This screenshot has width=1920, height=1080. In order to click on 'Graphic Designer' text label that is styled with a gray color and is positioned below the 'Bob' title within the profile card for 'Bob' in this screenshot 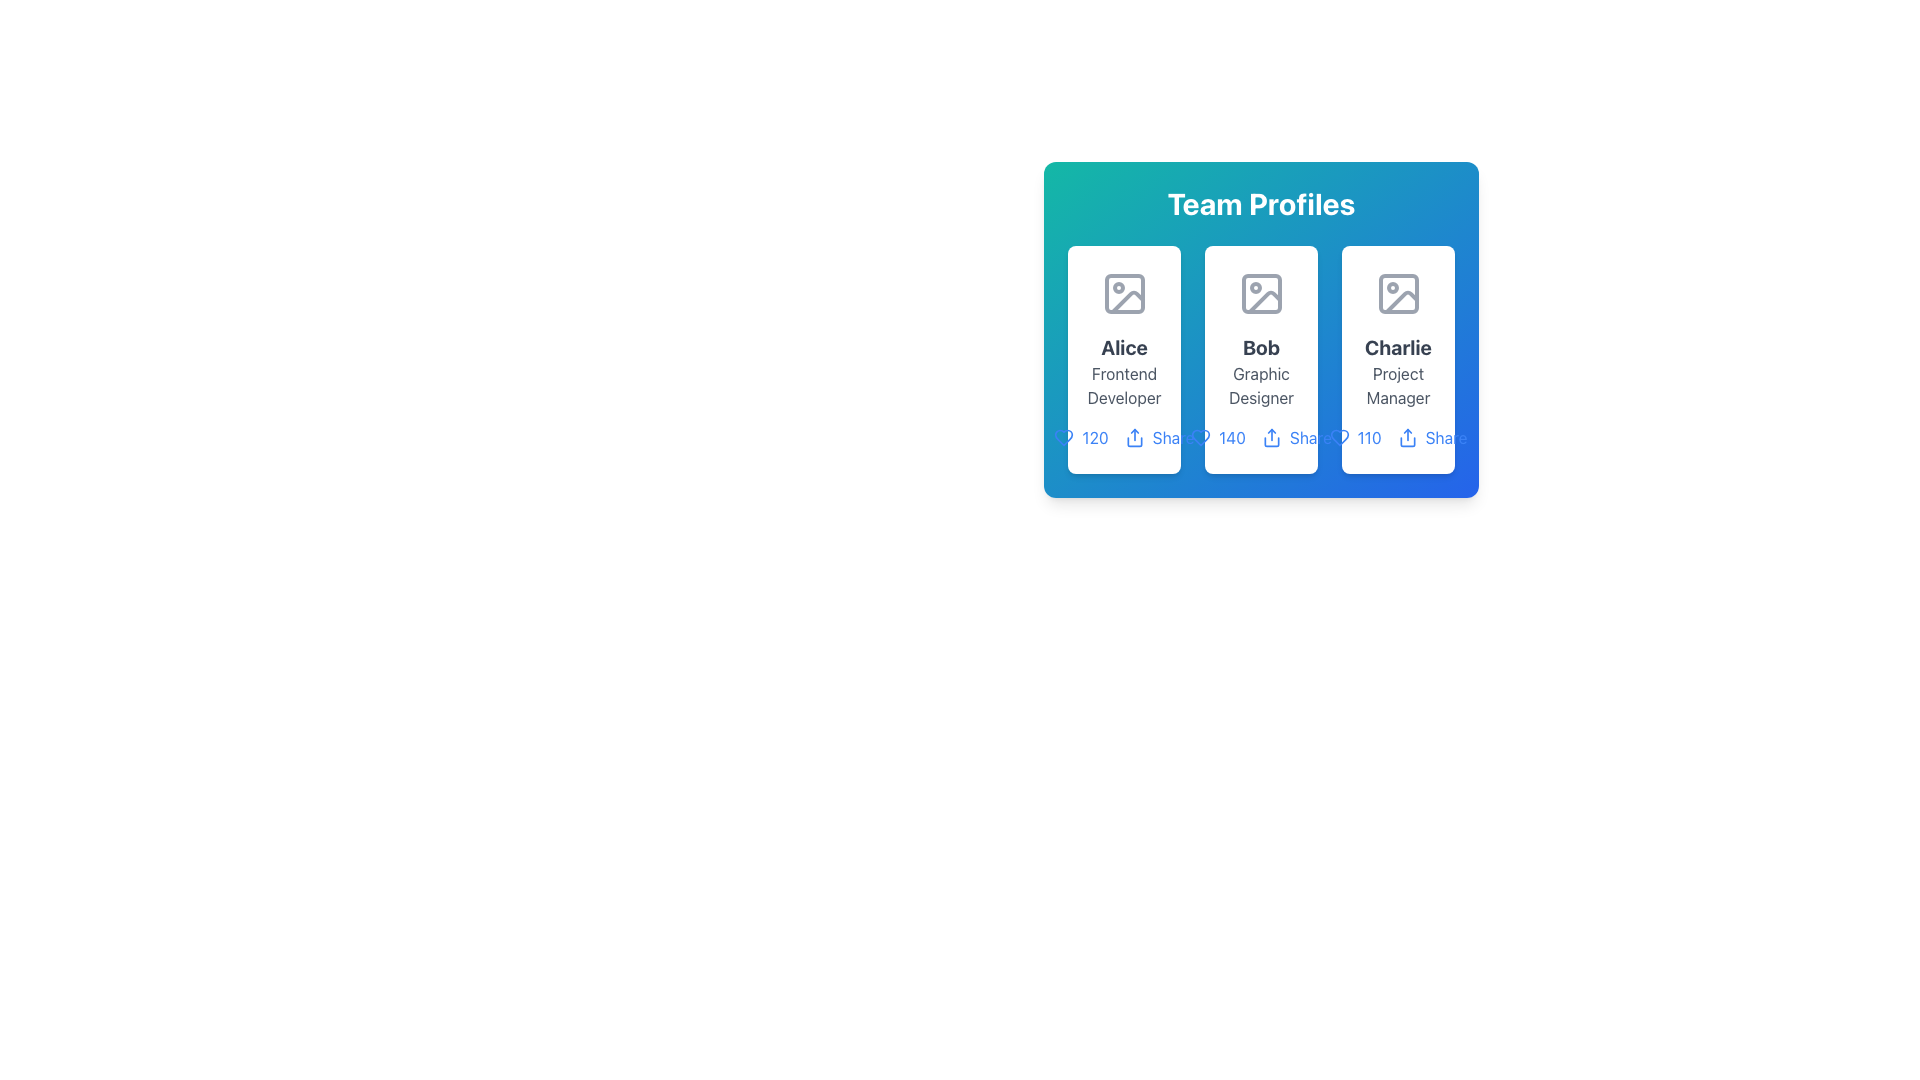, I will do `click(1260, 385)`.